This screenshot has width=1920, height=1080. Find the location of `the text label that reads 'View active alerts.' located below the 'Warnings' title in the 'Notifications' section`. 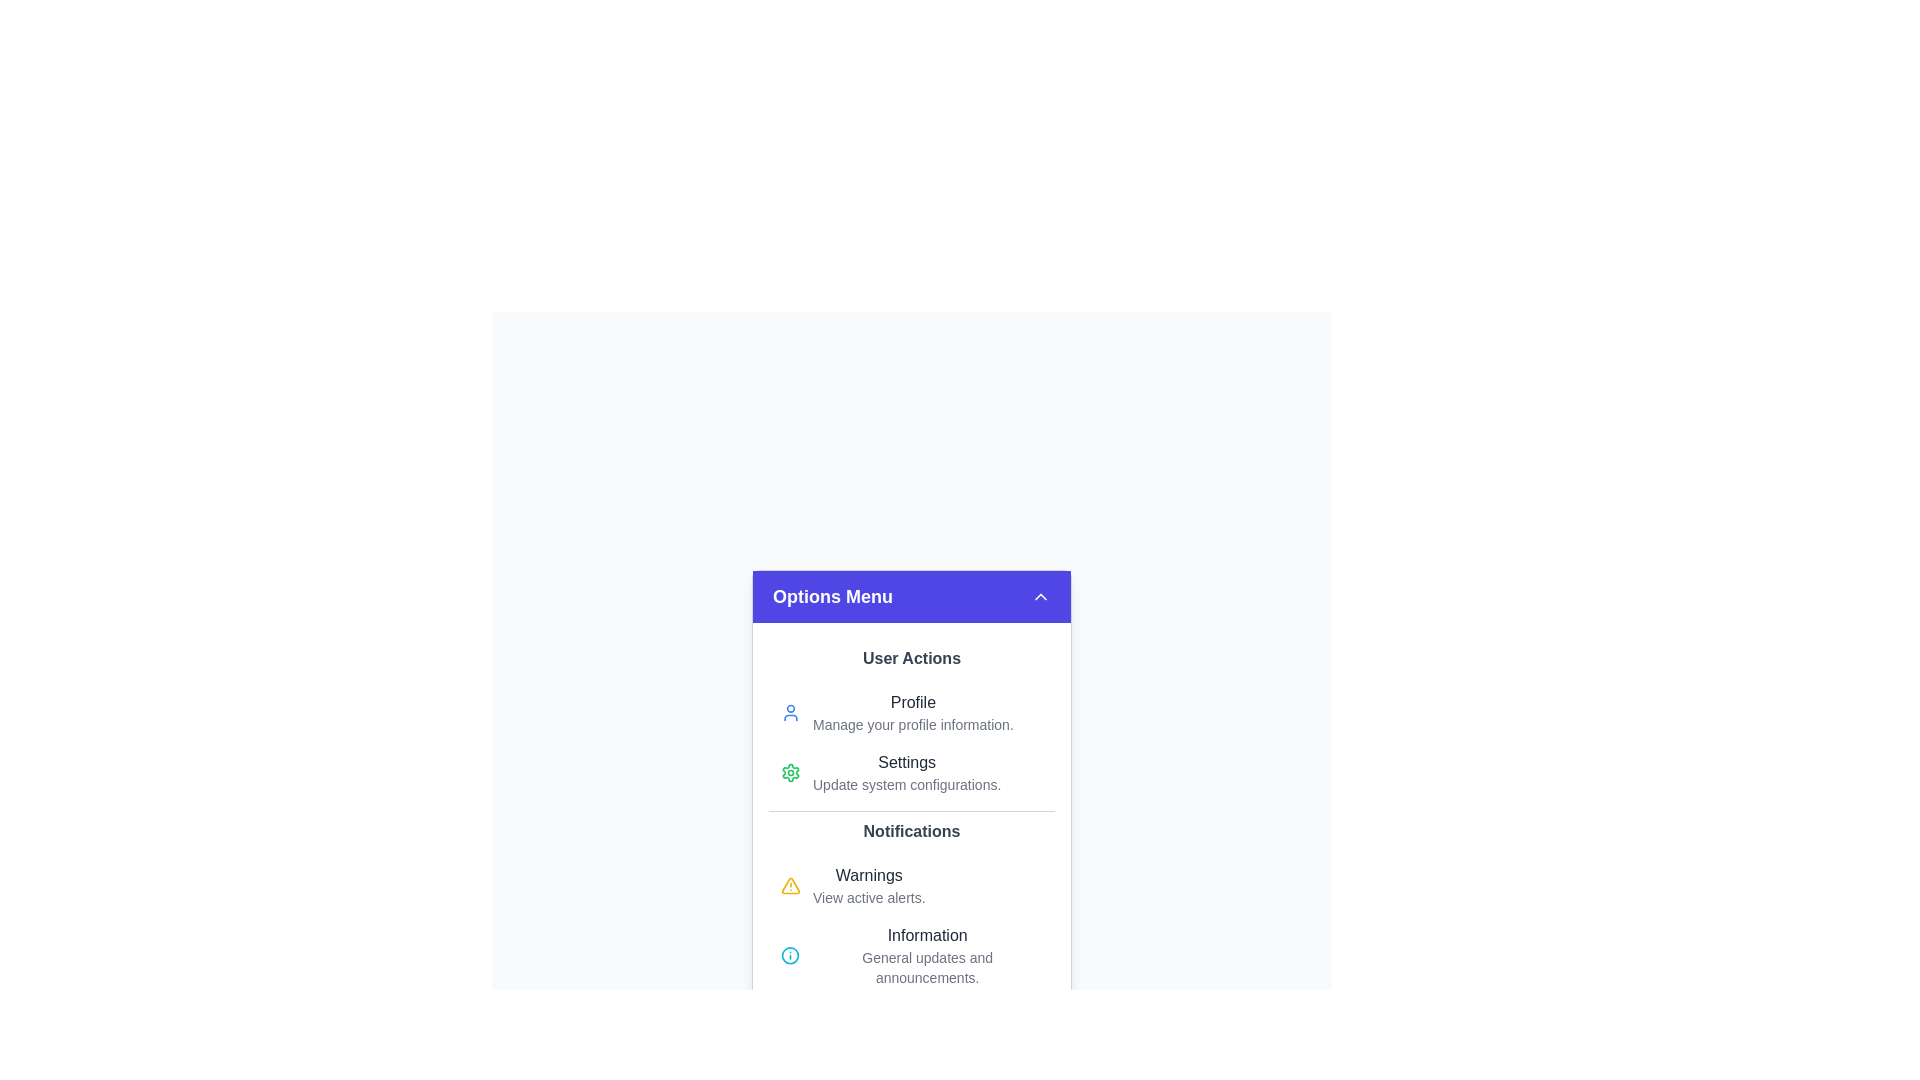

the text label that reads 'View active alerts.' located below the 'Warnings' title in the 'Notifications' section is located at coordinates (869, 897).